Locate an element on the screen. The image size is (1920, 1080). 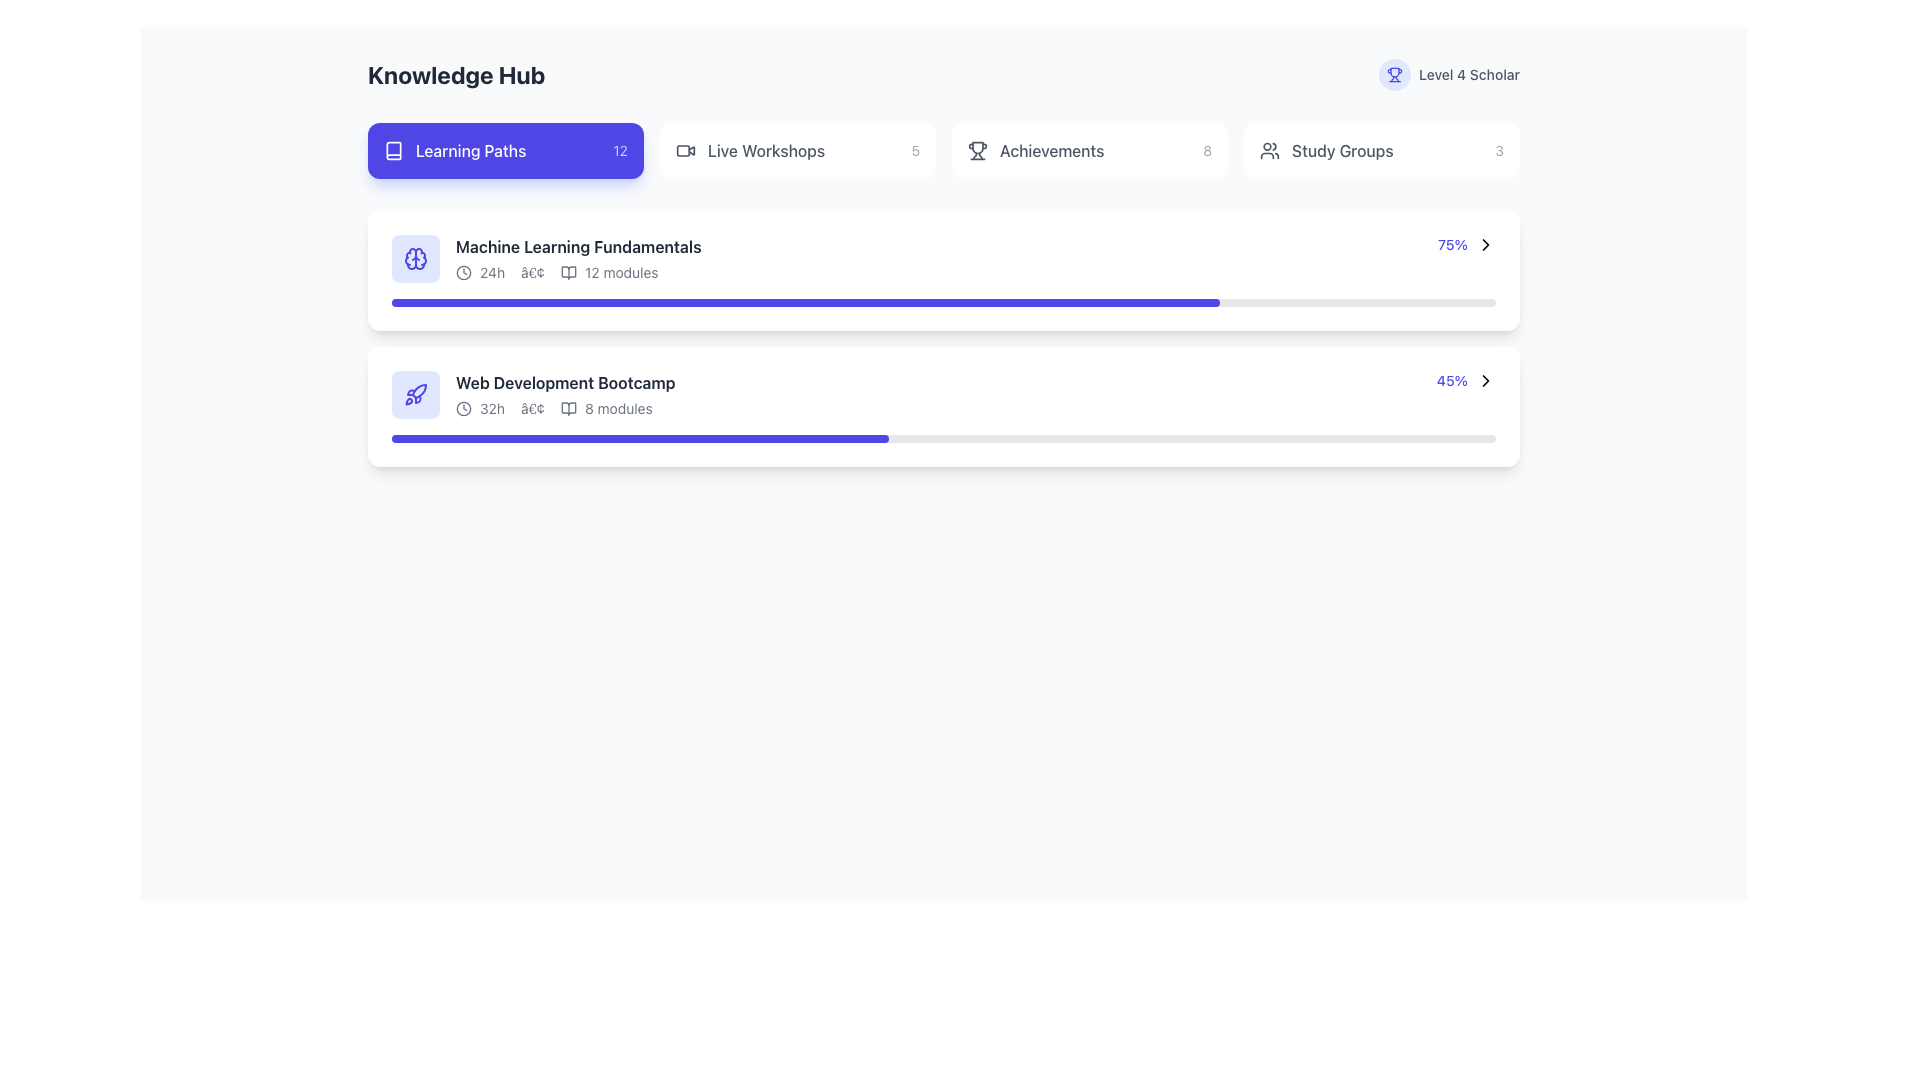
displayed text of the Text Label indicating the expected duration of the course module, which is '32 hours'. This label is located in the second course item, 'Web Development Bootcamp', between the clock icon and the bullet point is located at coordinates (492, 407).